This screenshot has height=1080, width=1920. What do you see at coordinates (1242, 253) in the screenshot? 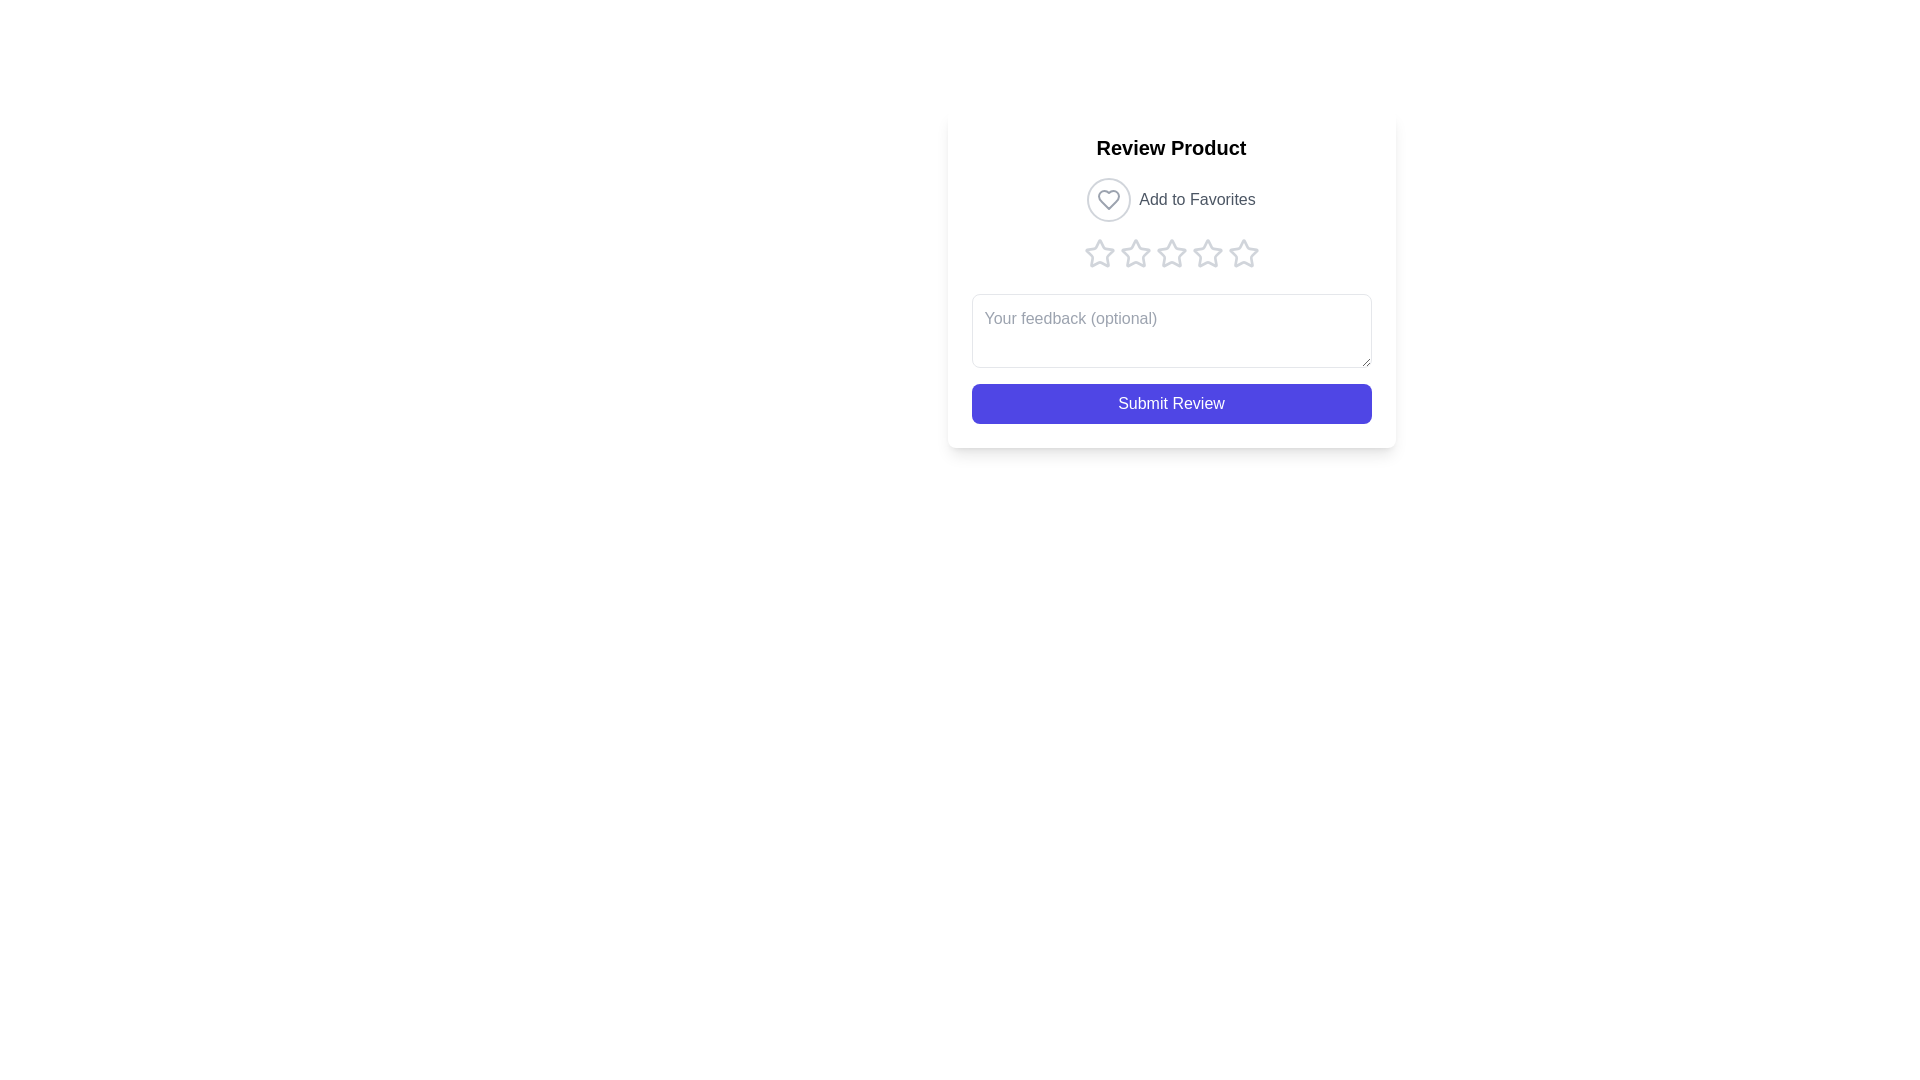
I see `the fifth star icon in the rating widget to give a rating` at bounding box center [1242, 253].